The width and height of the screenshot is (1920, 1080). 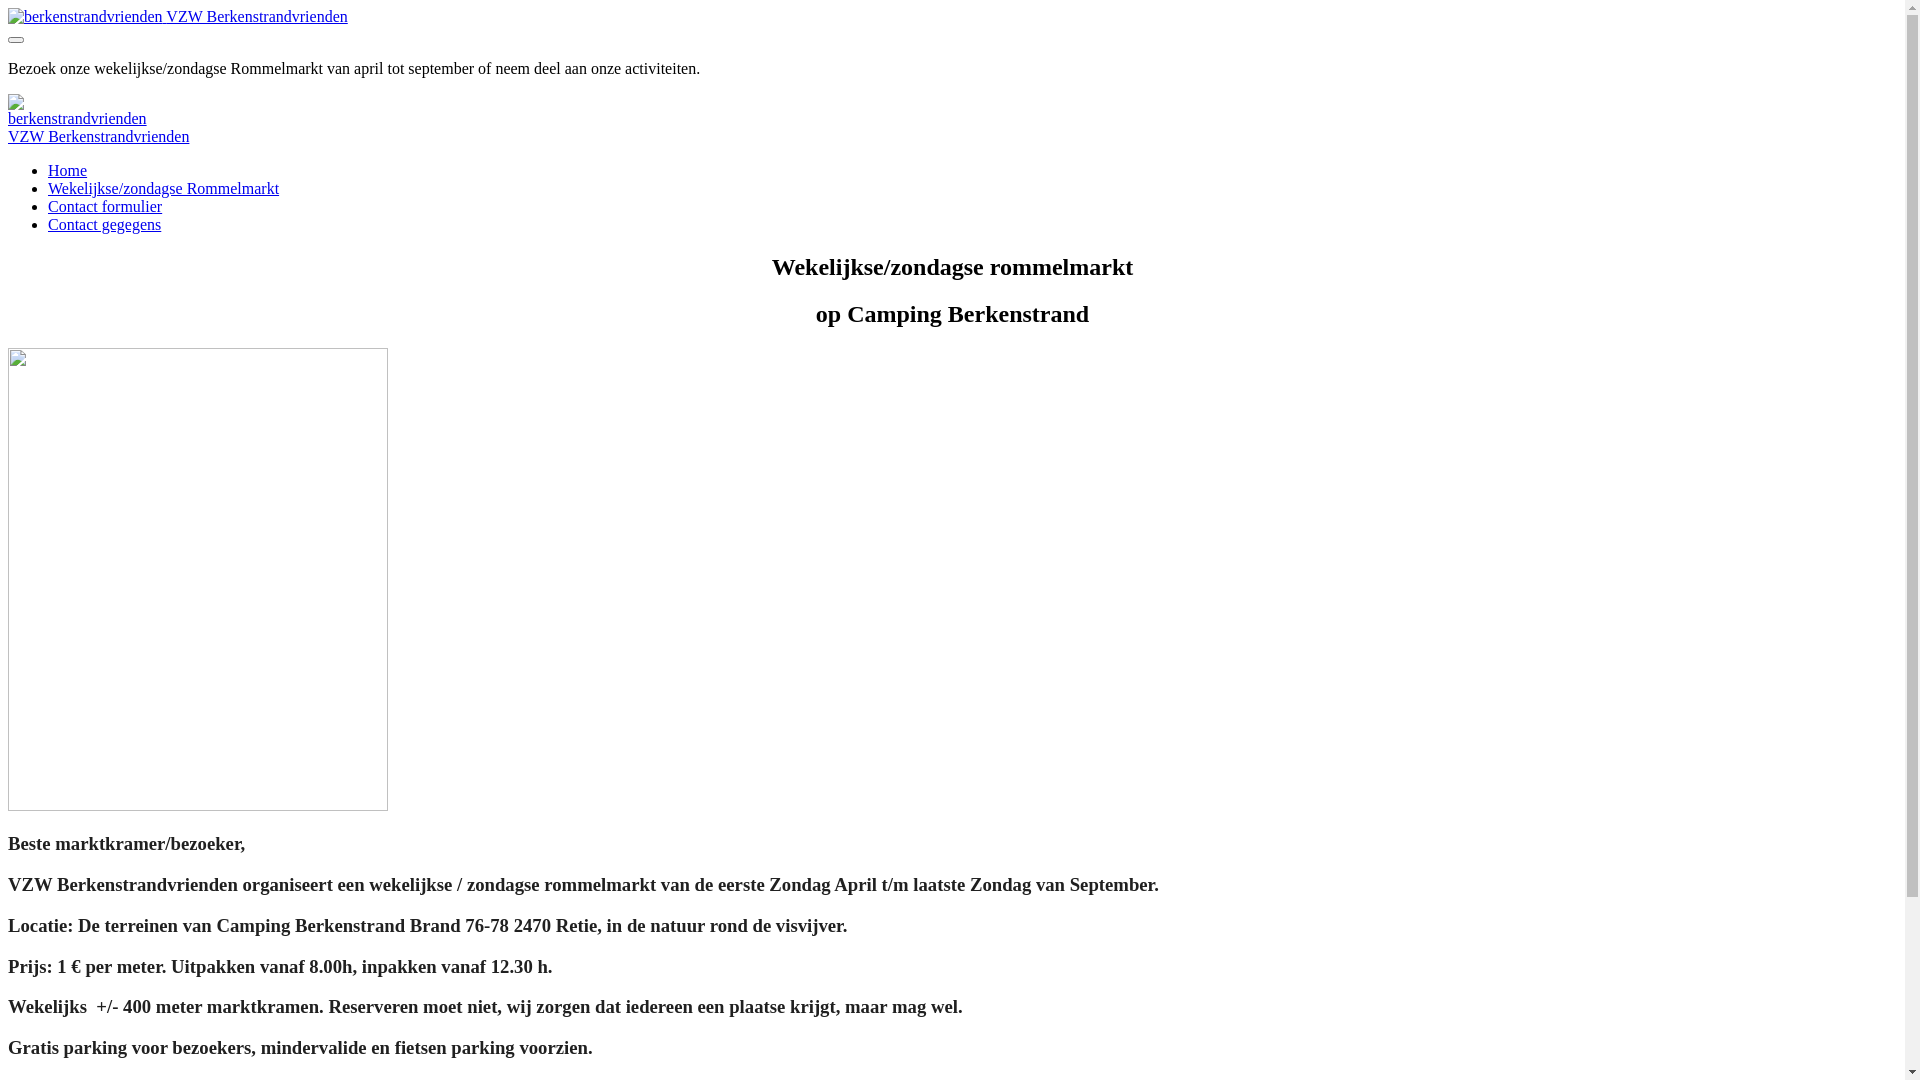 I want to click on 'Wekelijkse/zondagse Rommelmarkt', so click(x=163, y=188).